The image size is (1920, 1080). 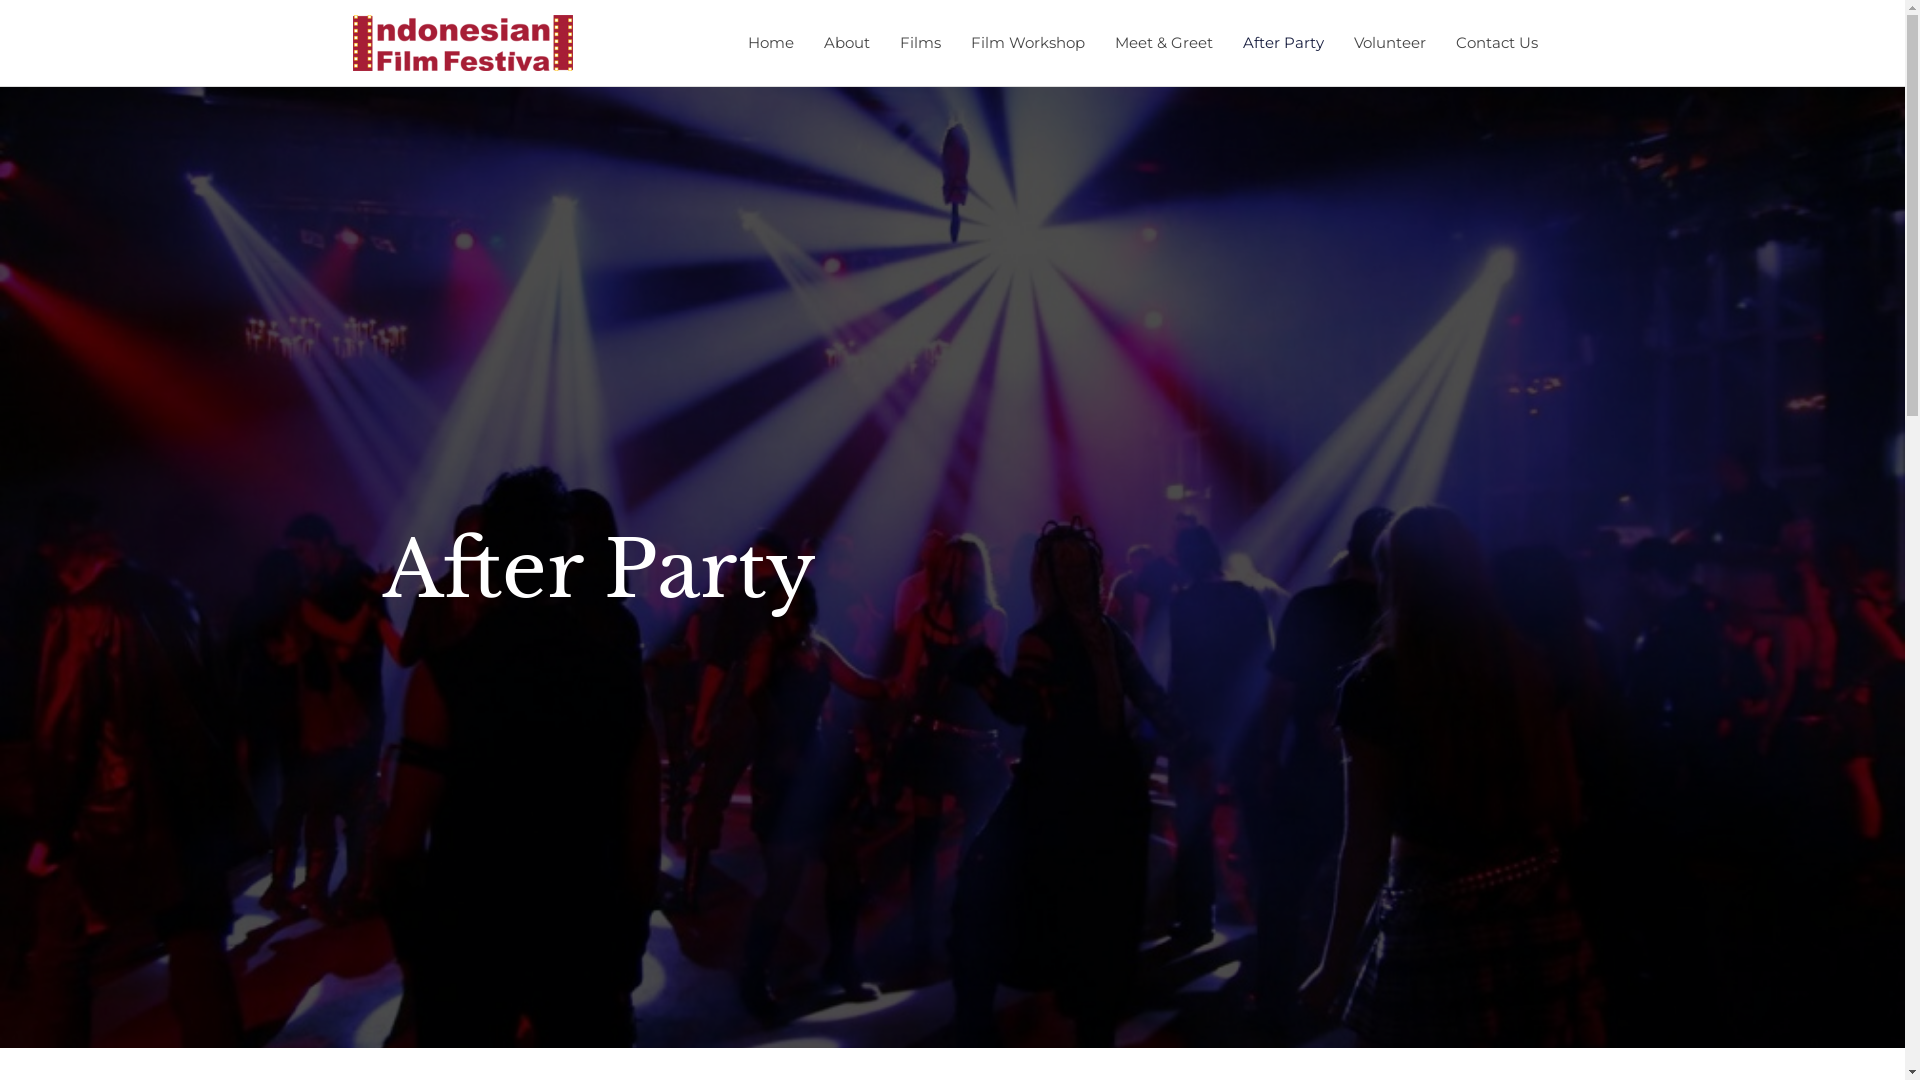 I want to click on 'Home', so click(x=768, y=42).